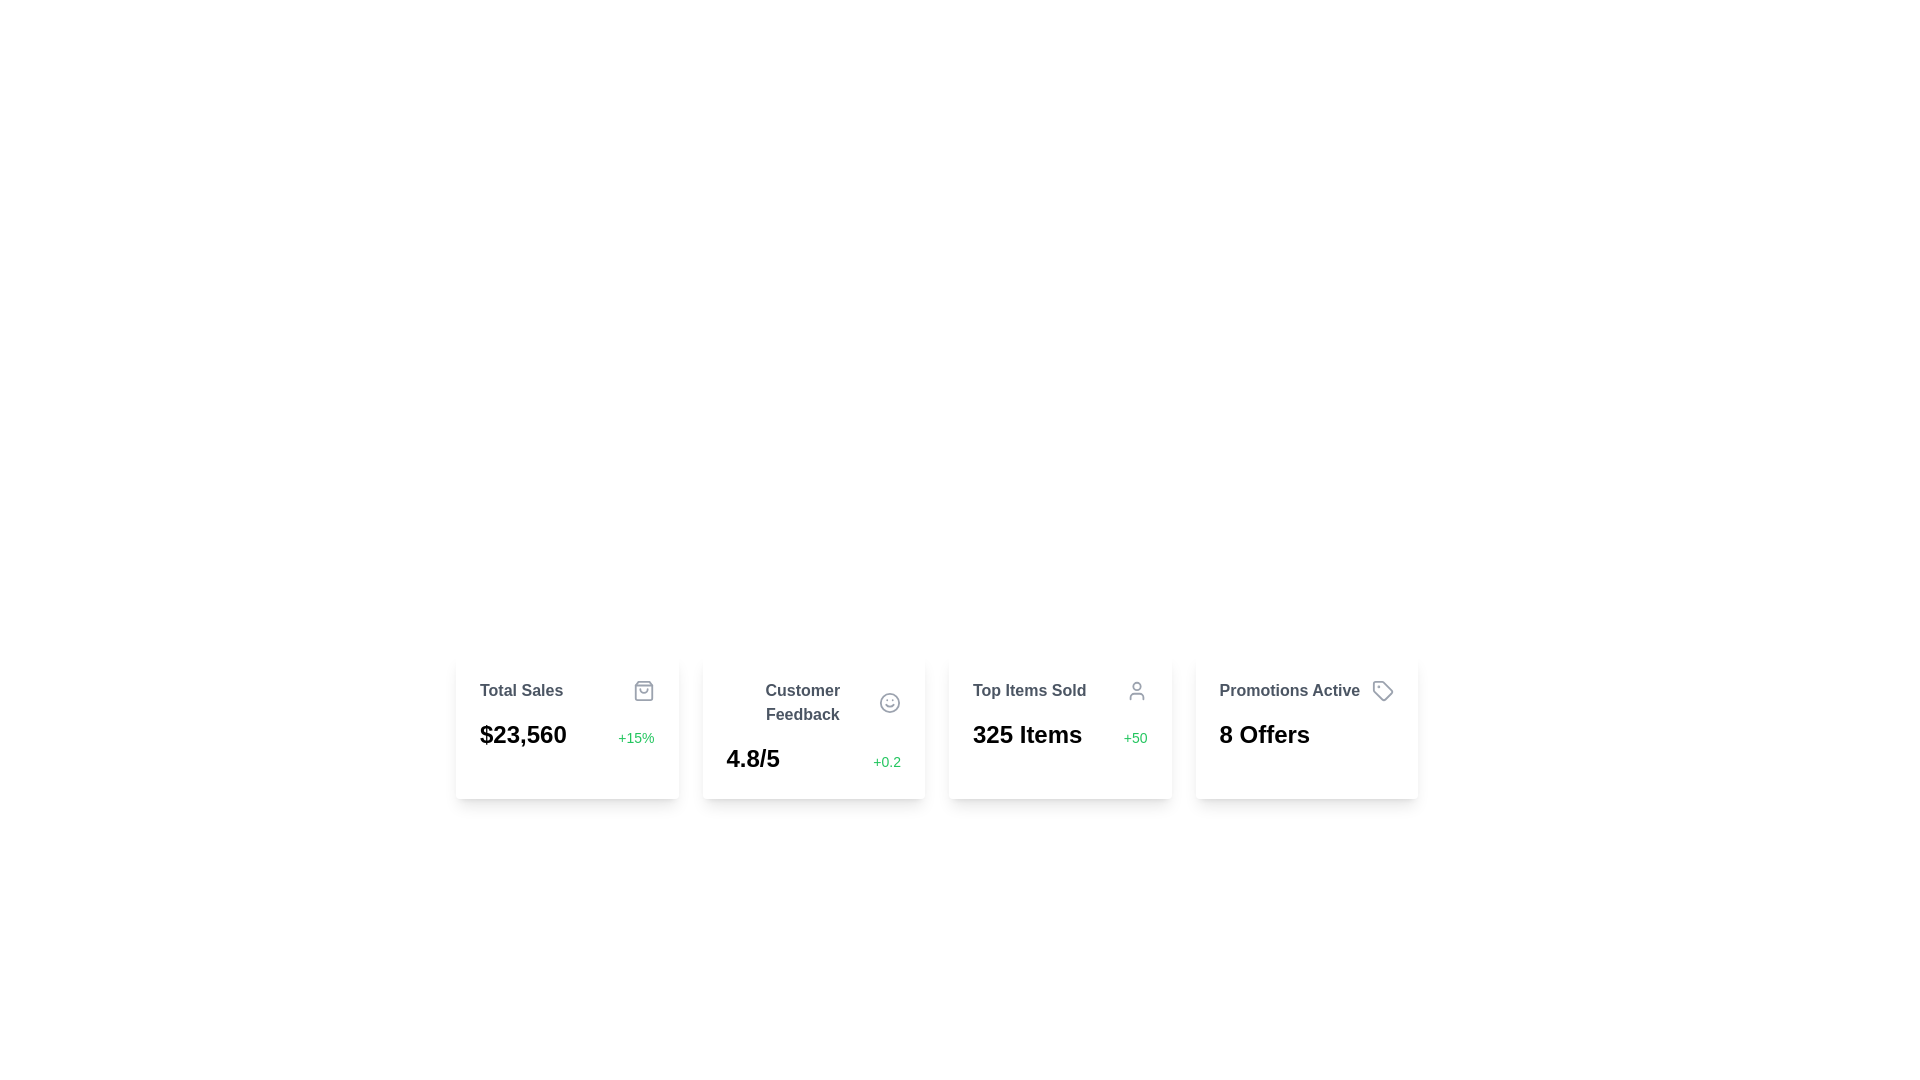 This screenshot has height=1080, width=1920. Describe the element at coordinates (1029, 689) in the screenshot. I see `text from the title or heading text label located in the center region of the card, which identifies the type of information presented` at that location.